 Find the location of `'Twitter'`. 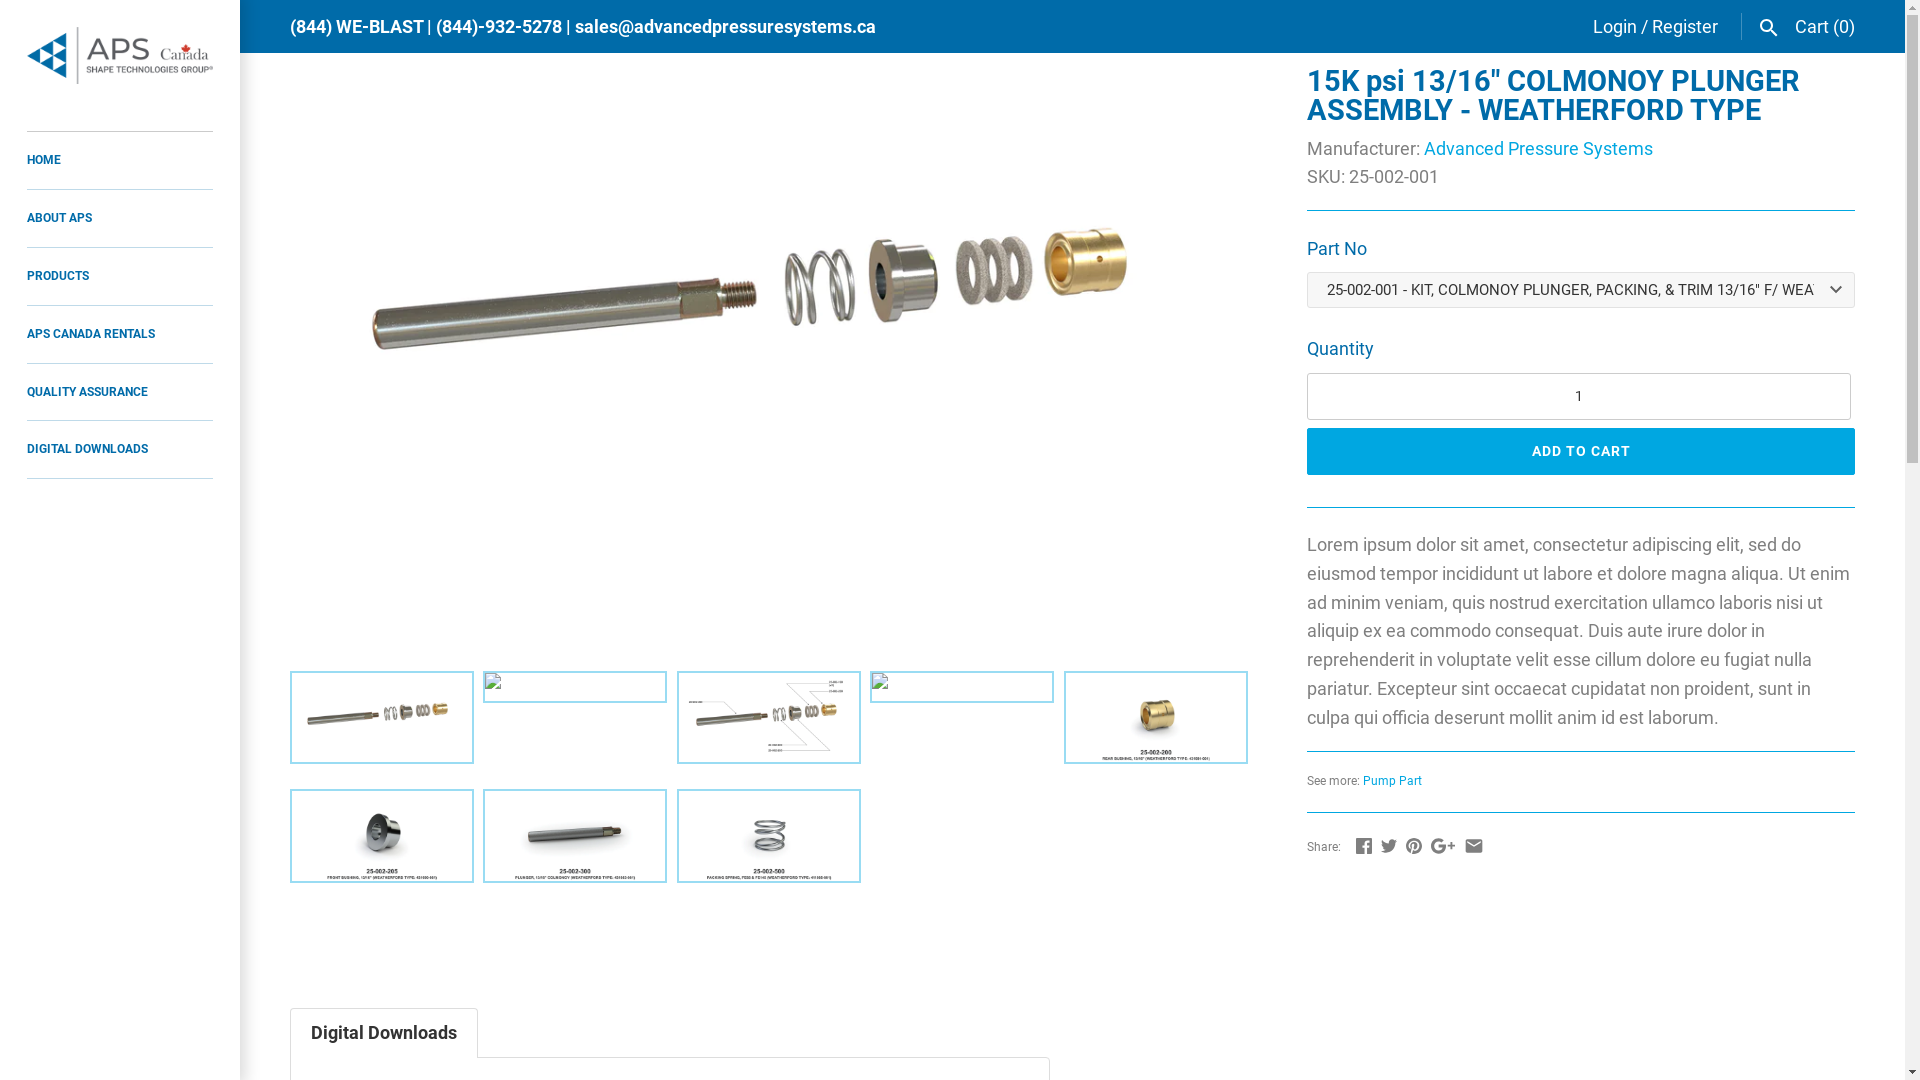

'Twitter' is located at coordinates (1387, 845).